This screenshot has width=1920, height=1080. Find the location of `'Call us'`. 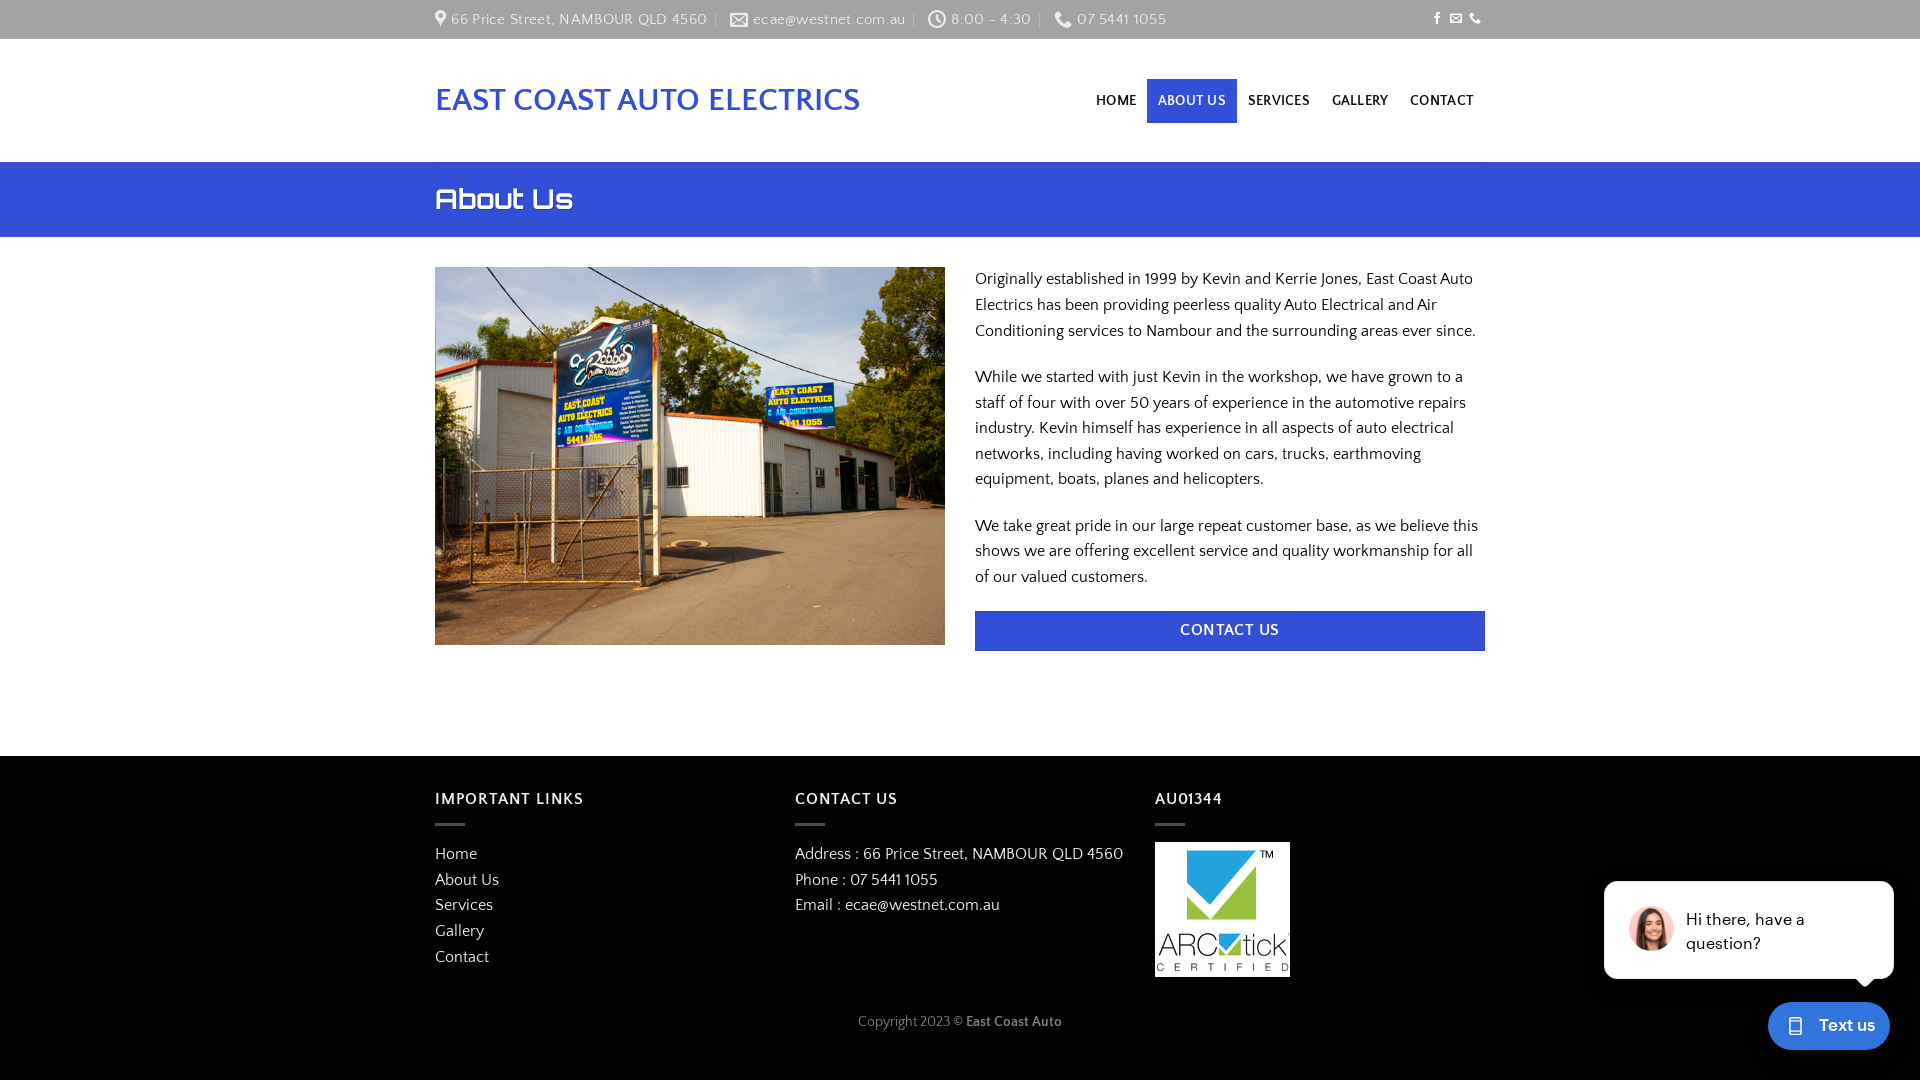

'Call us' is located at coordinates (1474, 19).